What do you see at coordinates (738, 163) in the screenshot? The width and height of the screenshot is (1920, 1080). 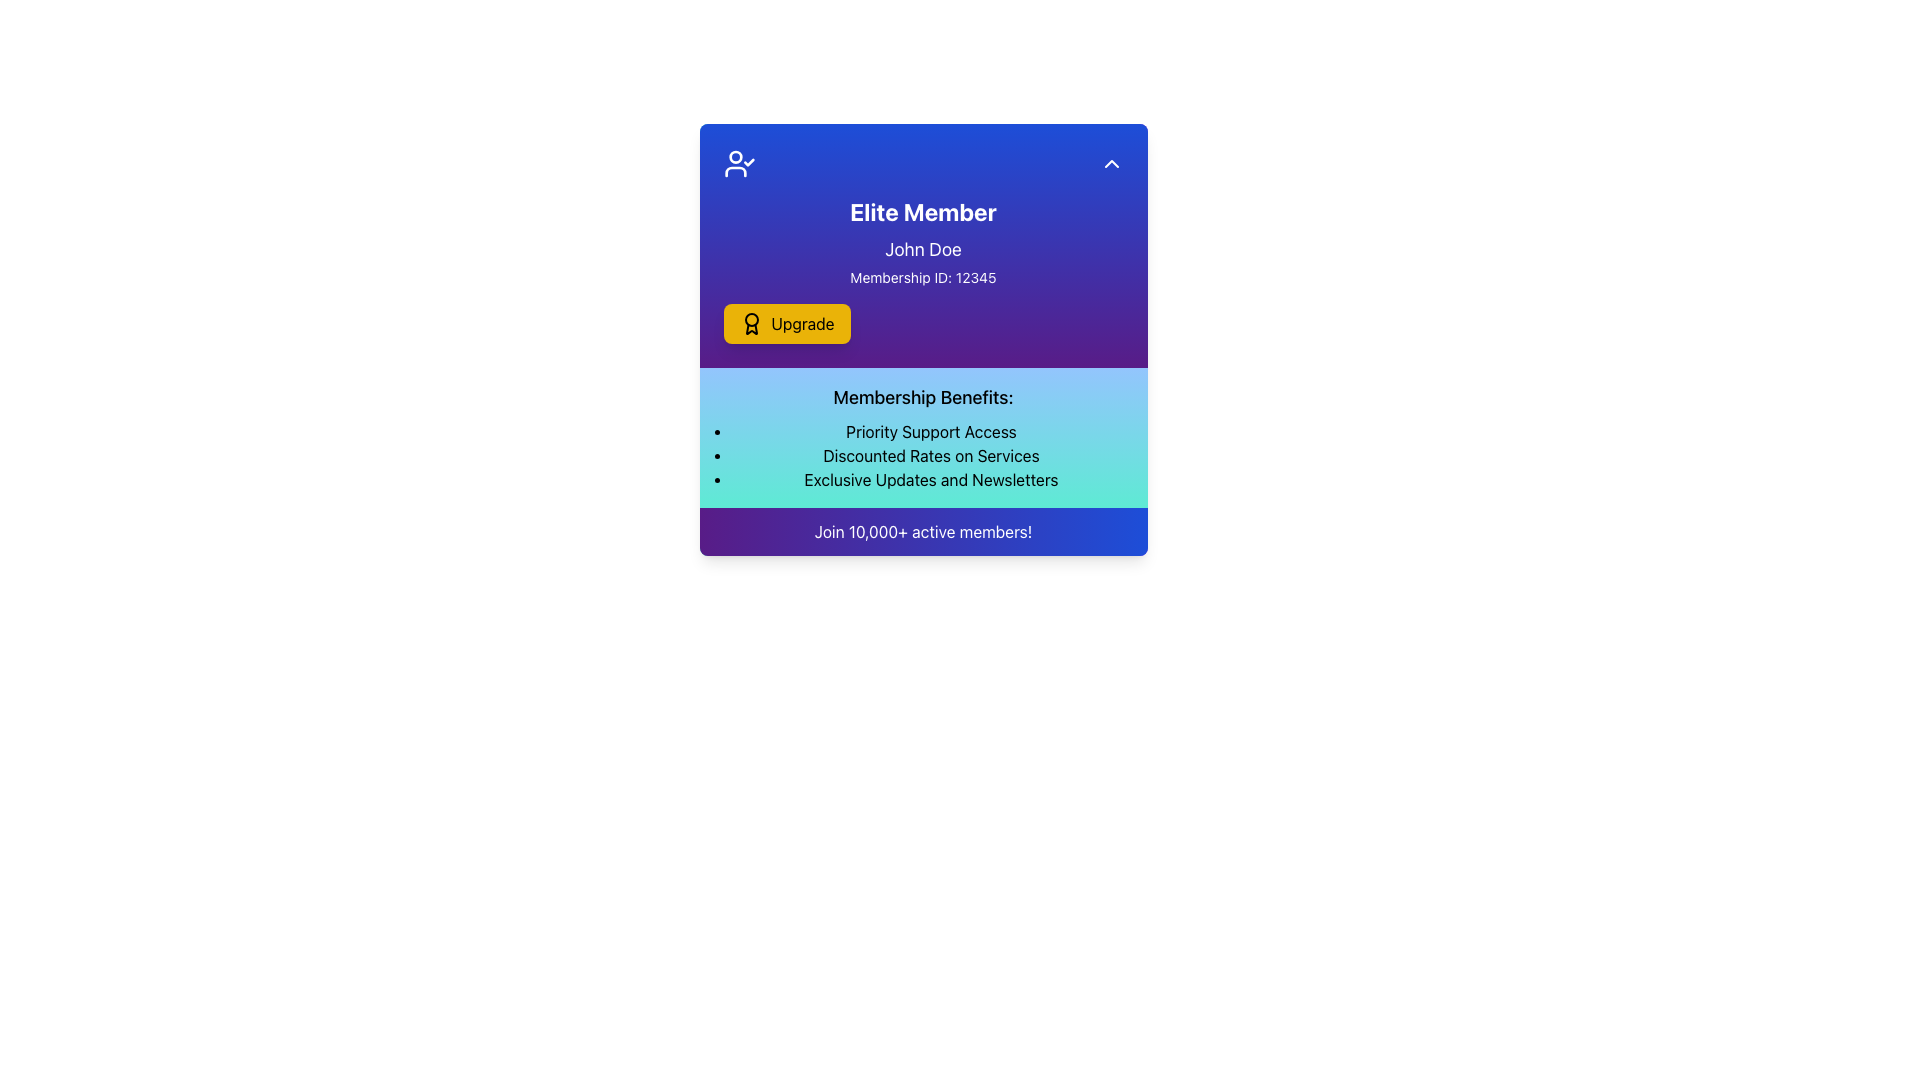 I see `the elite membership status icon located in the top left corner of the member information card, adjacent to the 'Elite Member' text` at bounding box center [738, 163].